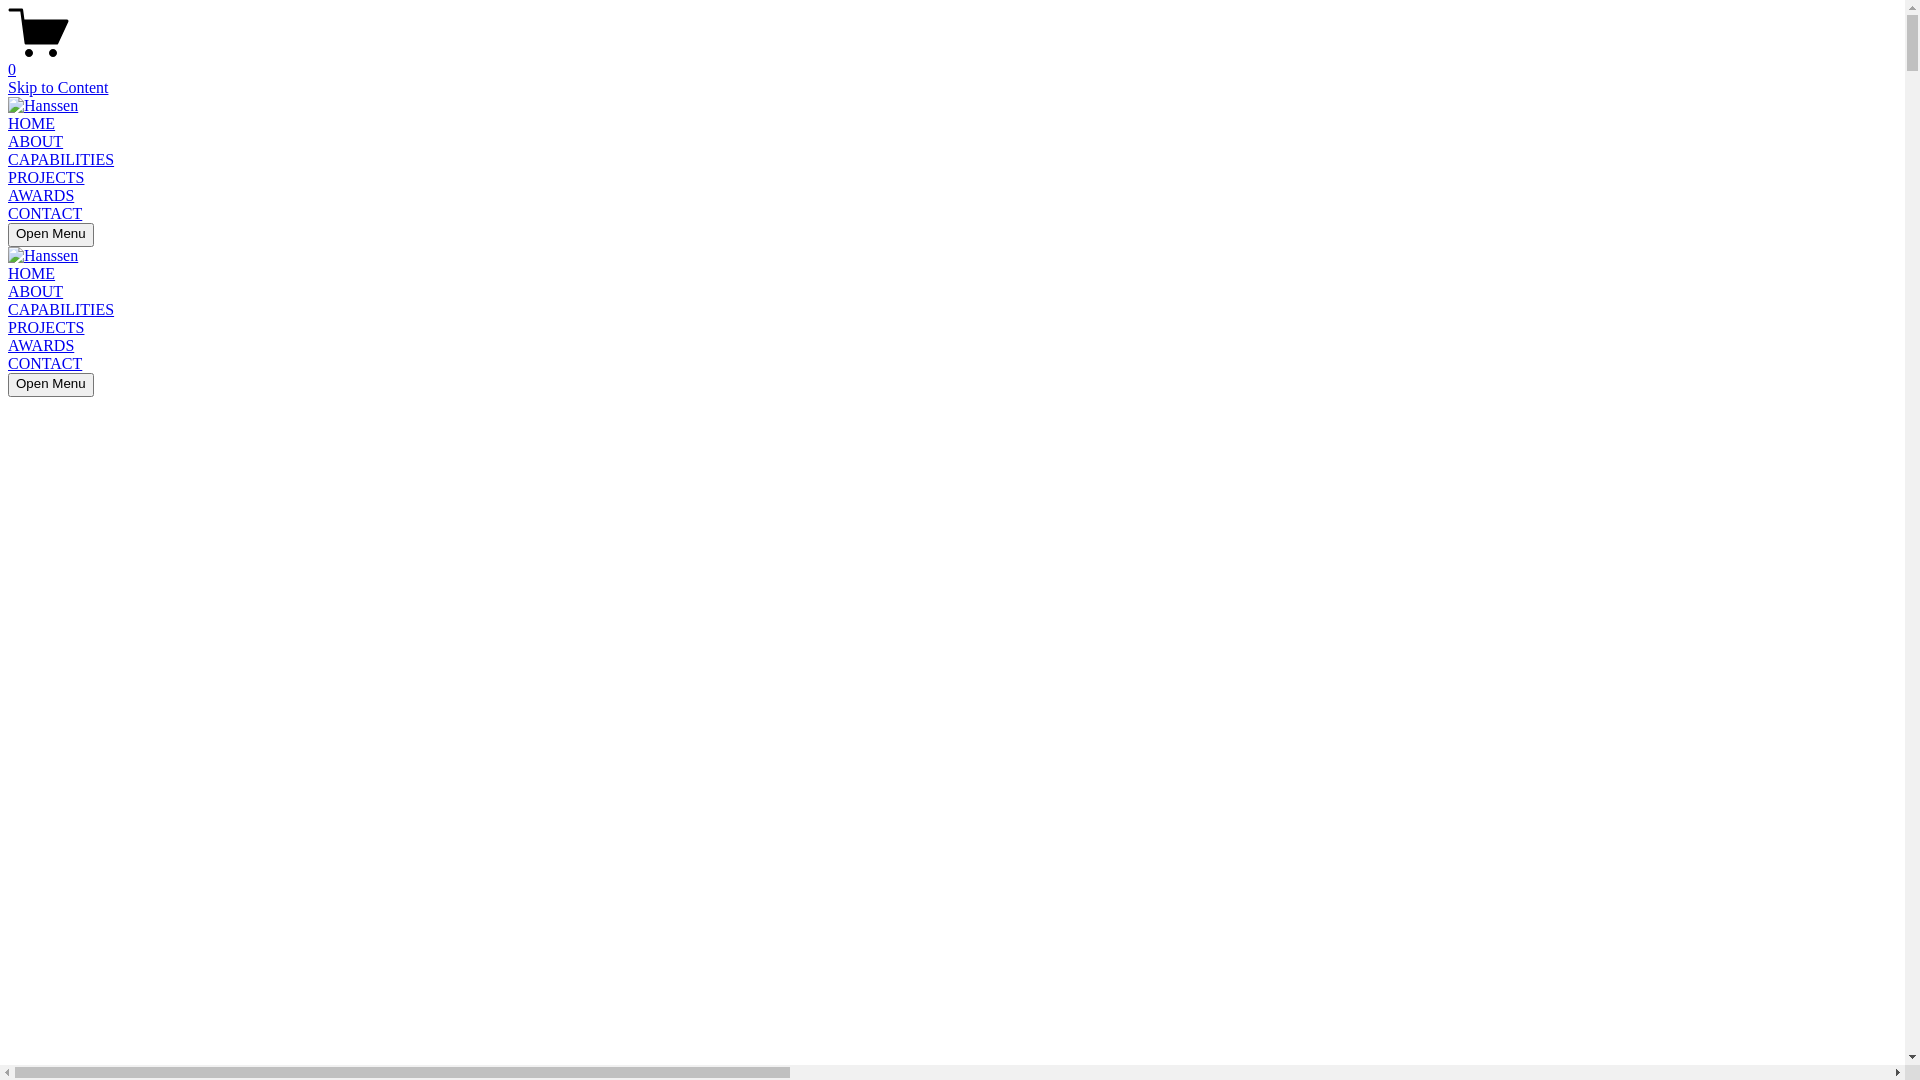 The width and height of the screenshot is (1920, 1080). What do you see at coordinates (46, 176) in the screenshot?
I see `'PROJECTS'` at bounding box center [46, 176].